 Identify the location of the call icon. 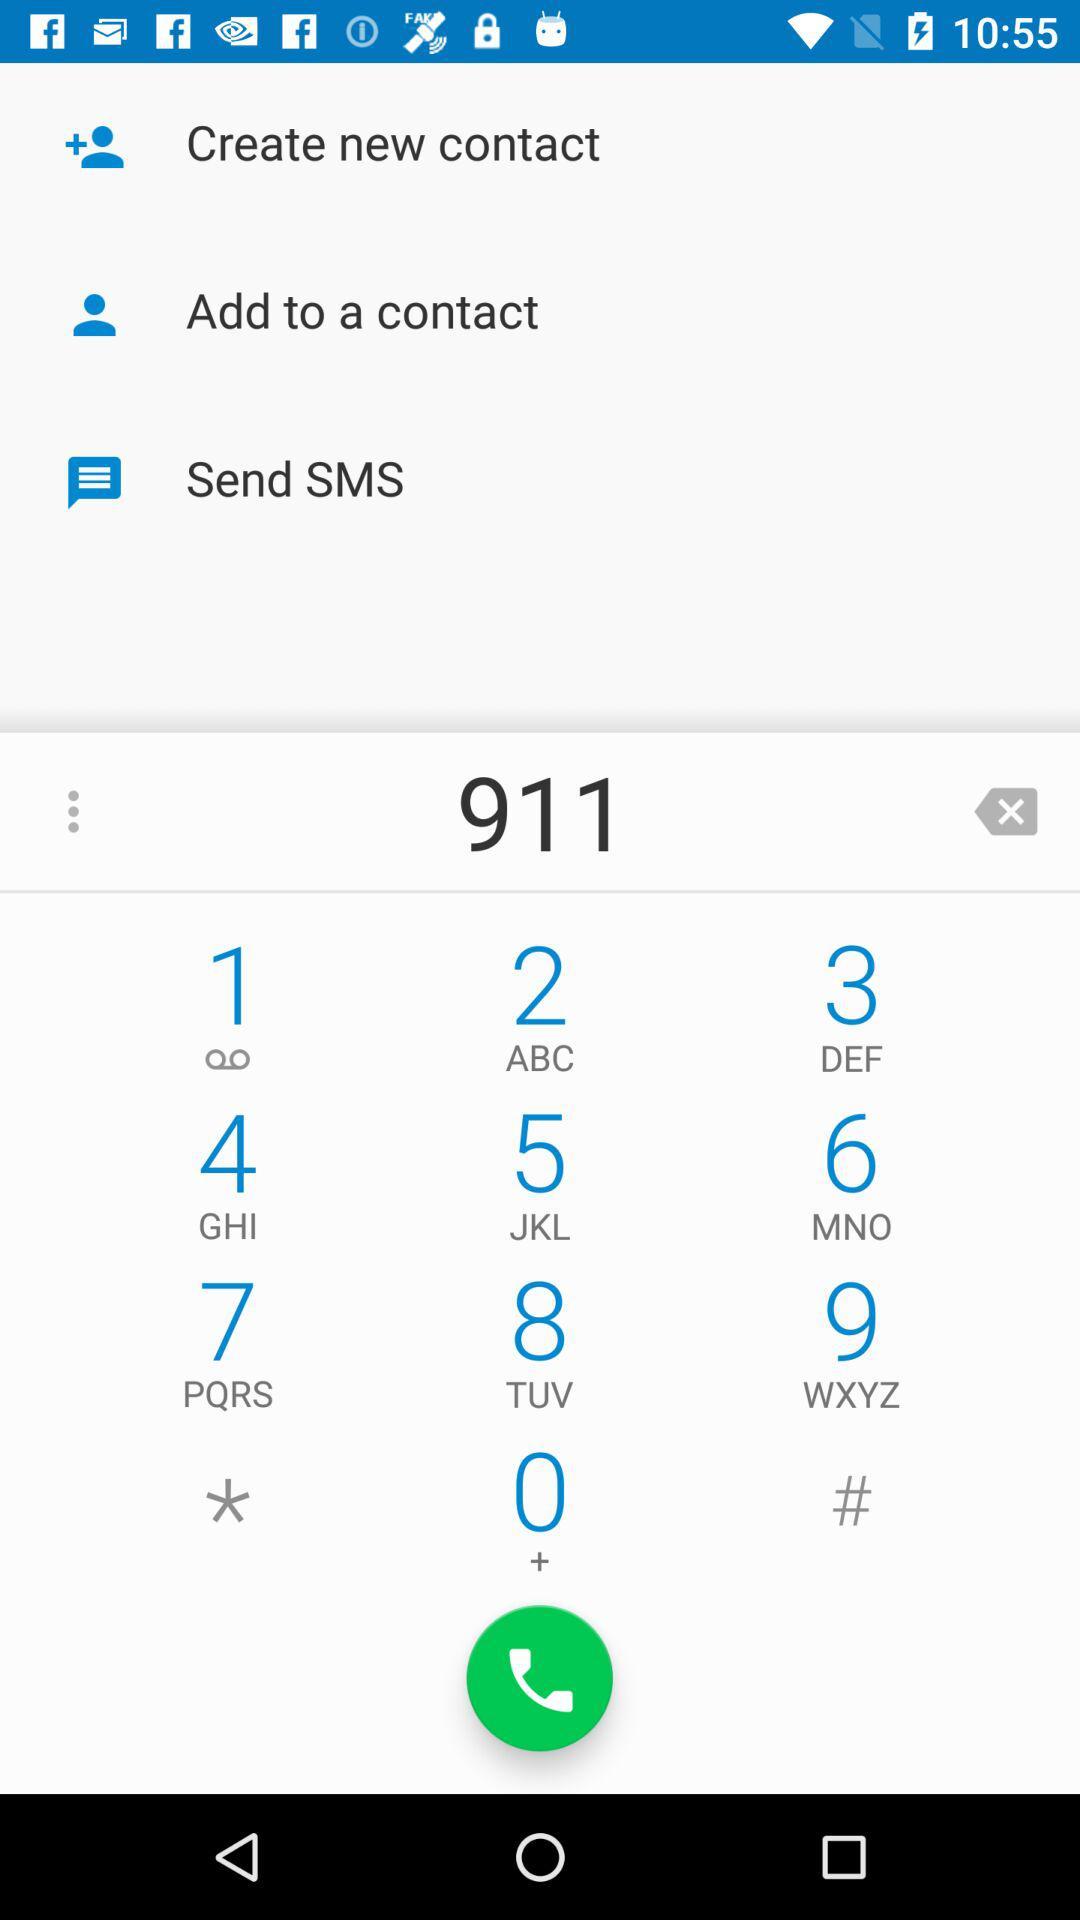
(540, 1678).